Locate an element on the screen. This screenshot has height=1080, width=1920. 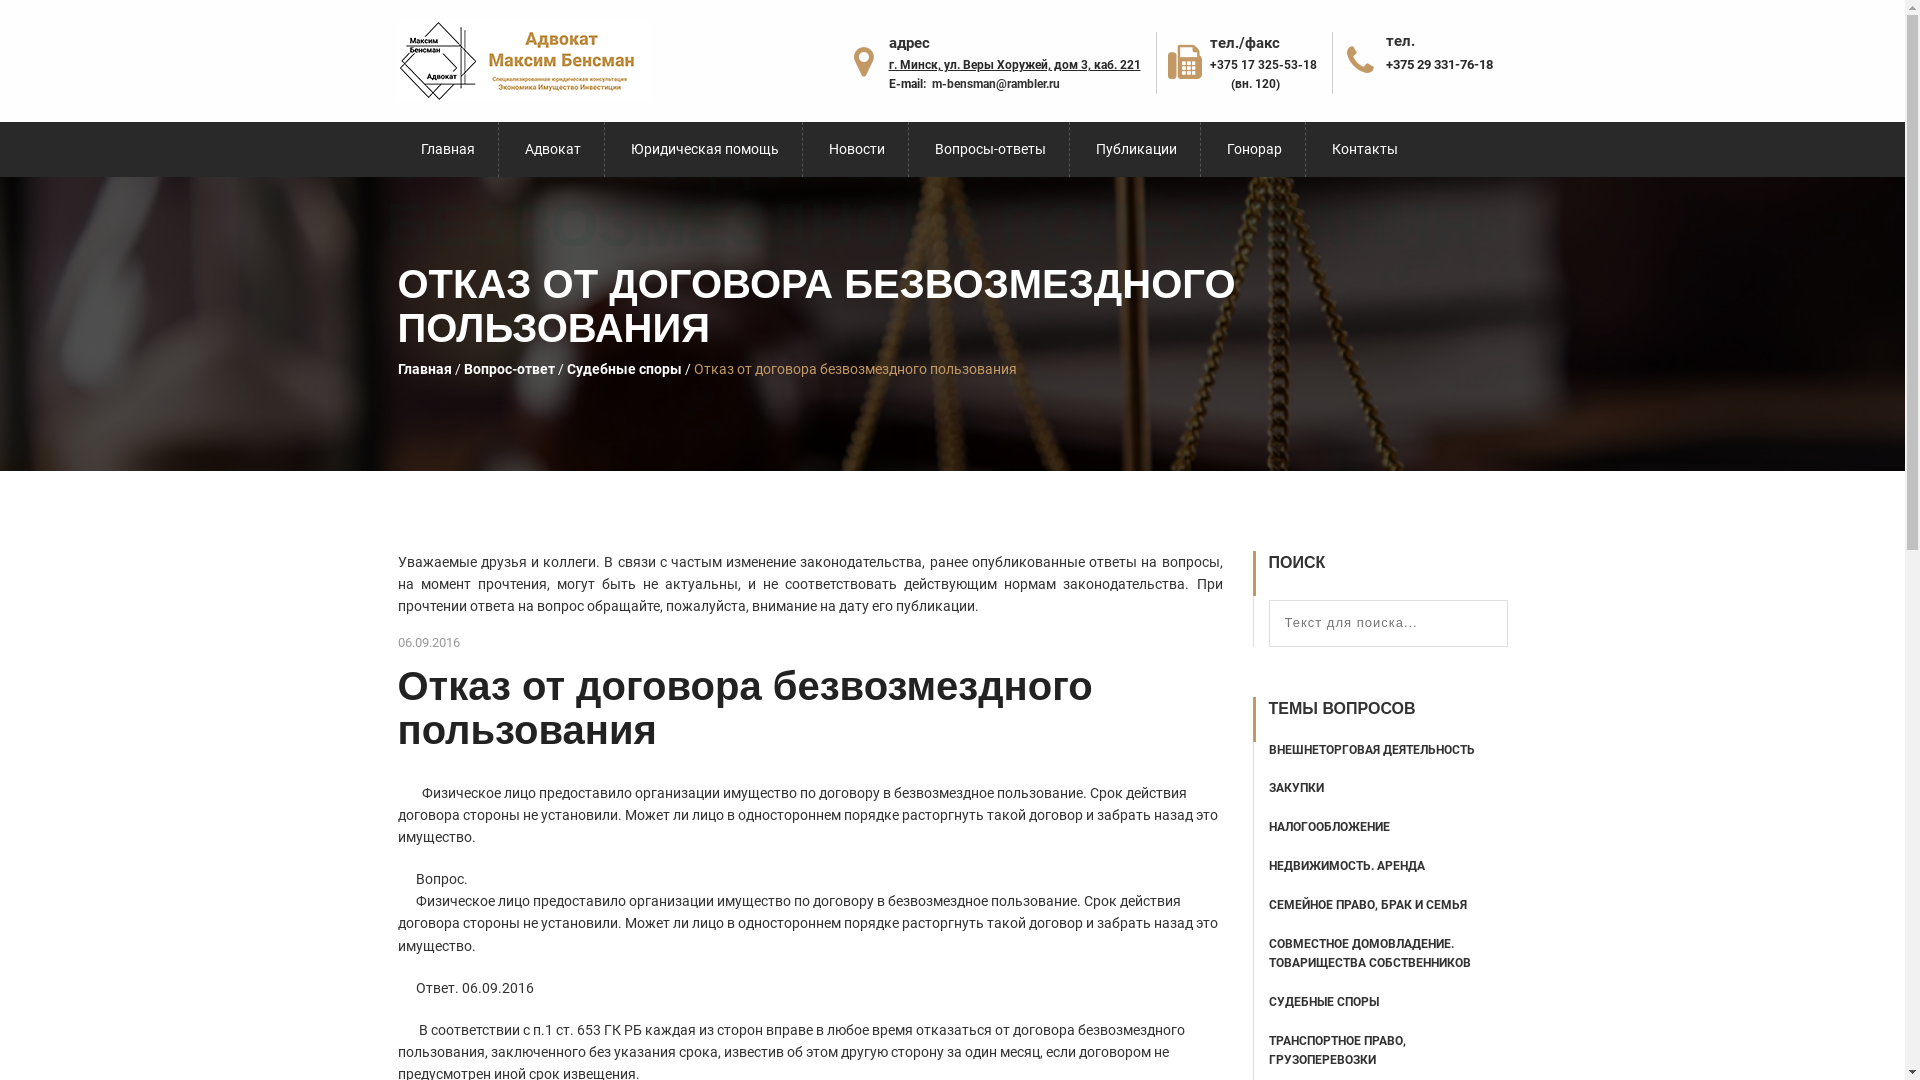
'-bensman@rambler.ru' is located at coordinates (1001, 83).